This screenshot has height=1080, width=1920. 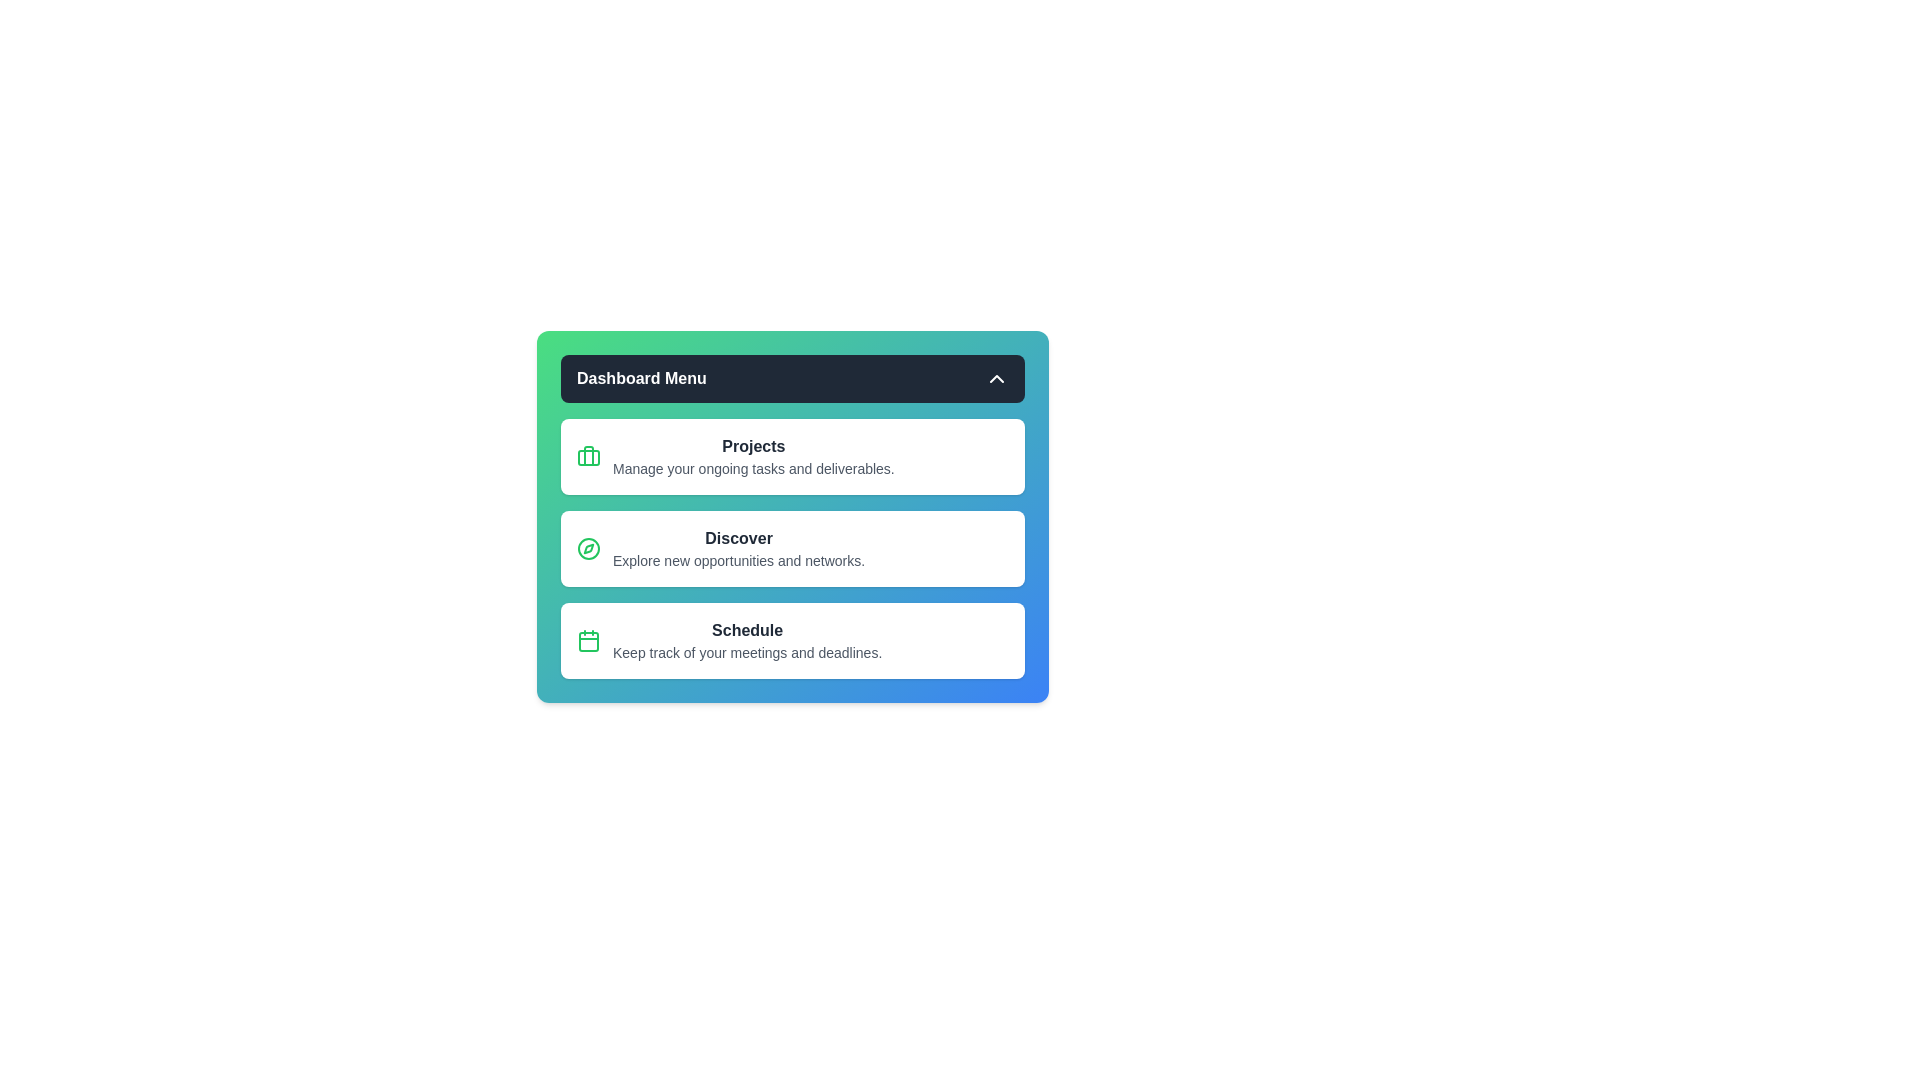 I want to click on the icon of the menu item corresponding to Schedule, so click(x=588, y=640).